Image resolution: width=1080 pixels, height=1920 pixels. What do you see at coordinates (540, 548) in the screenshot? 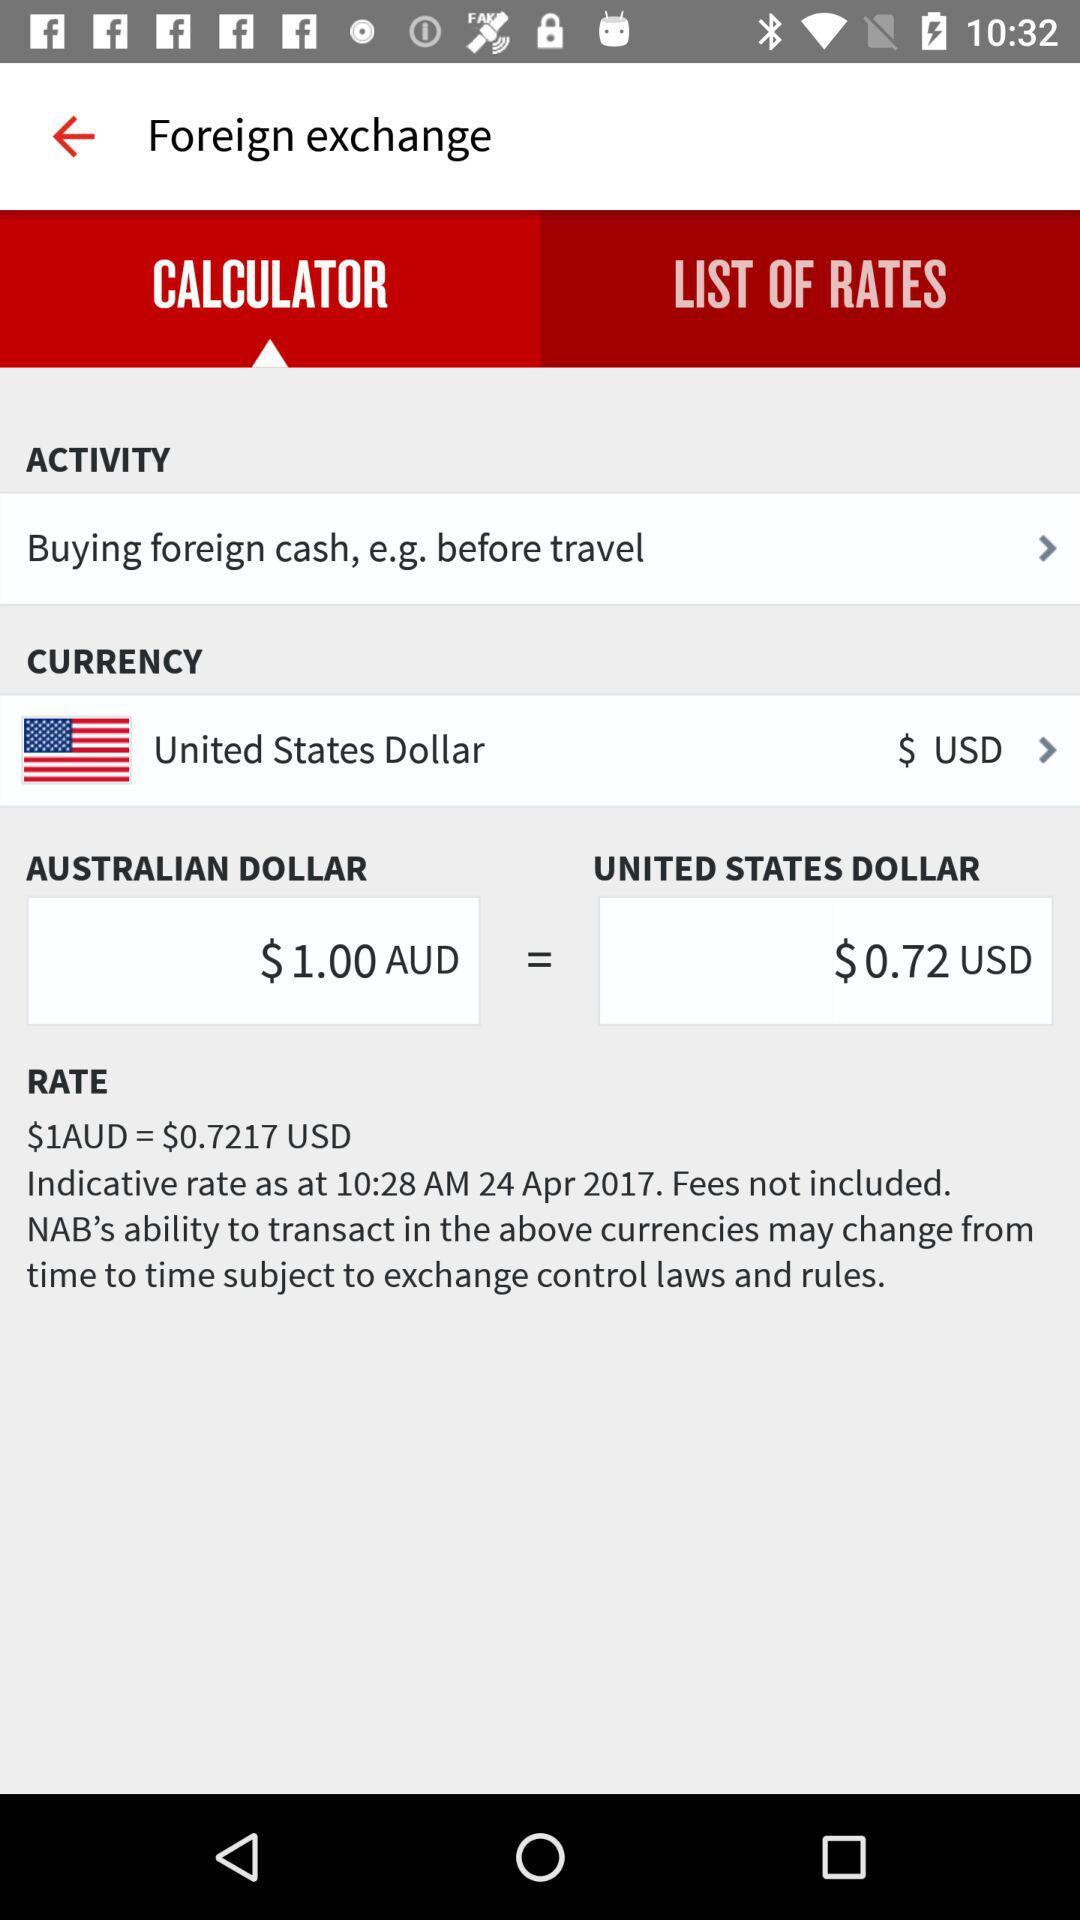
I see `the buying foreign cash icon` at bounding box center [540, 548].